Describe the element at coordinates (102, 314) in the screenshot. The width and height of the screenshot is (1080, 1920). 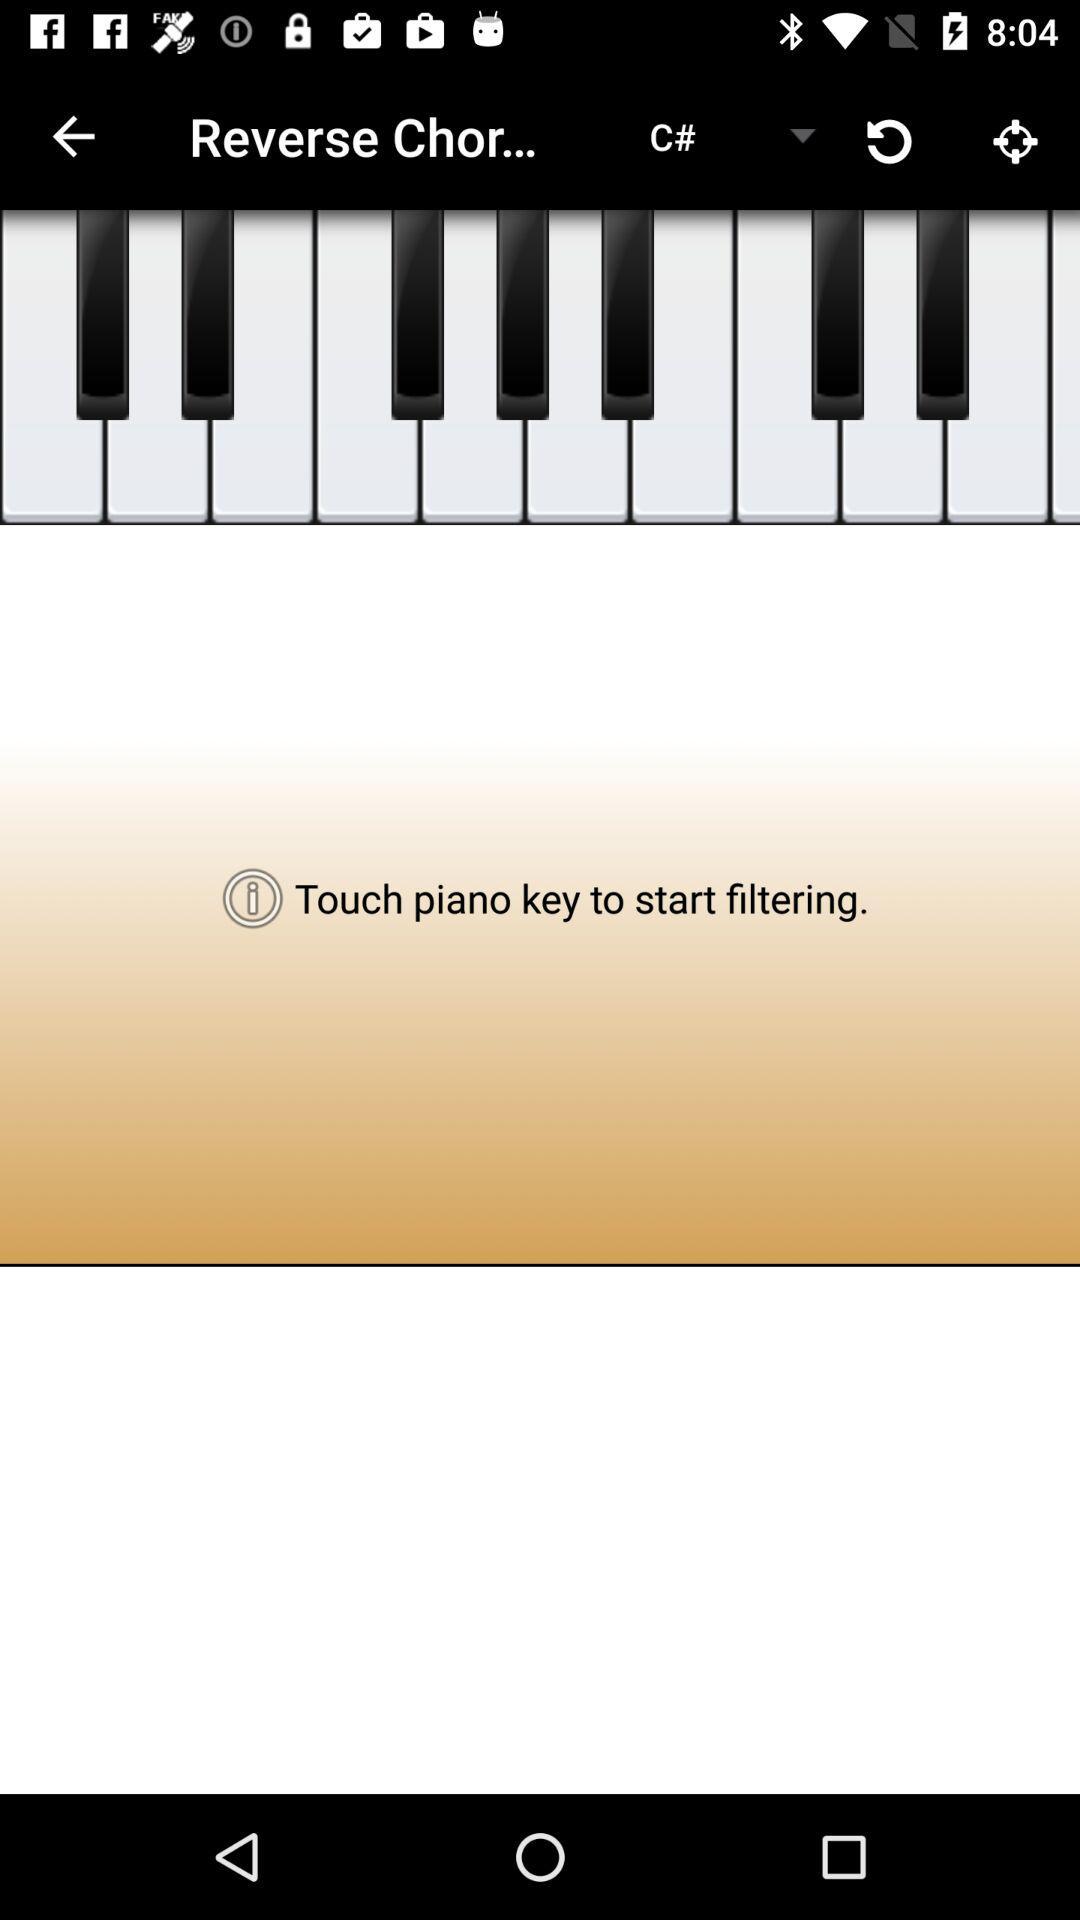
I see `piano play key` at that location.